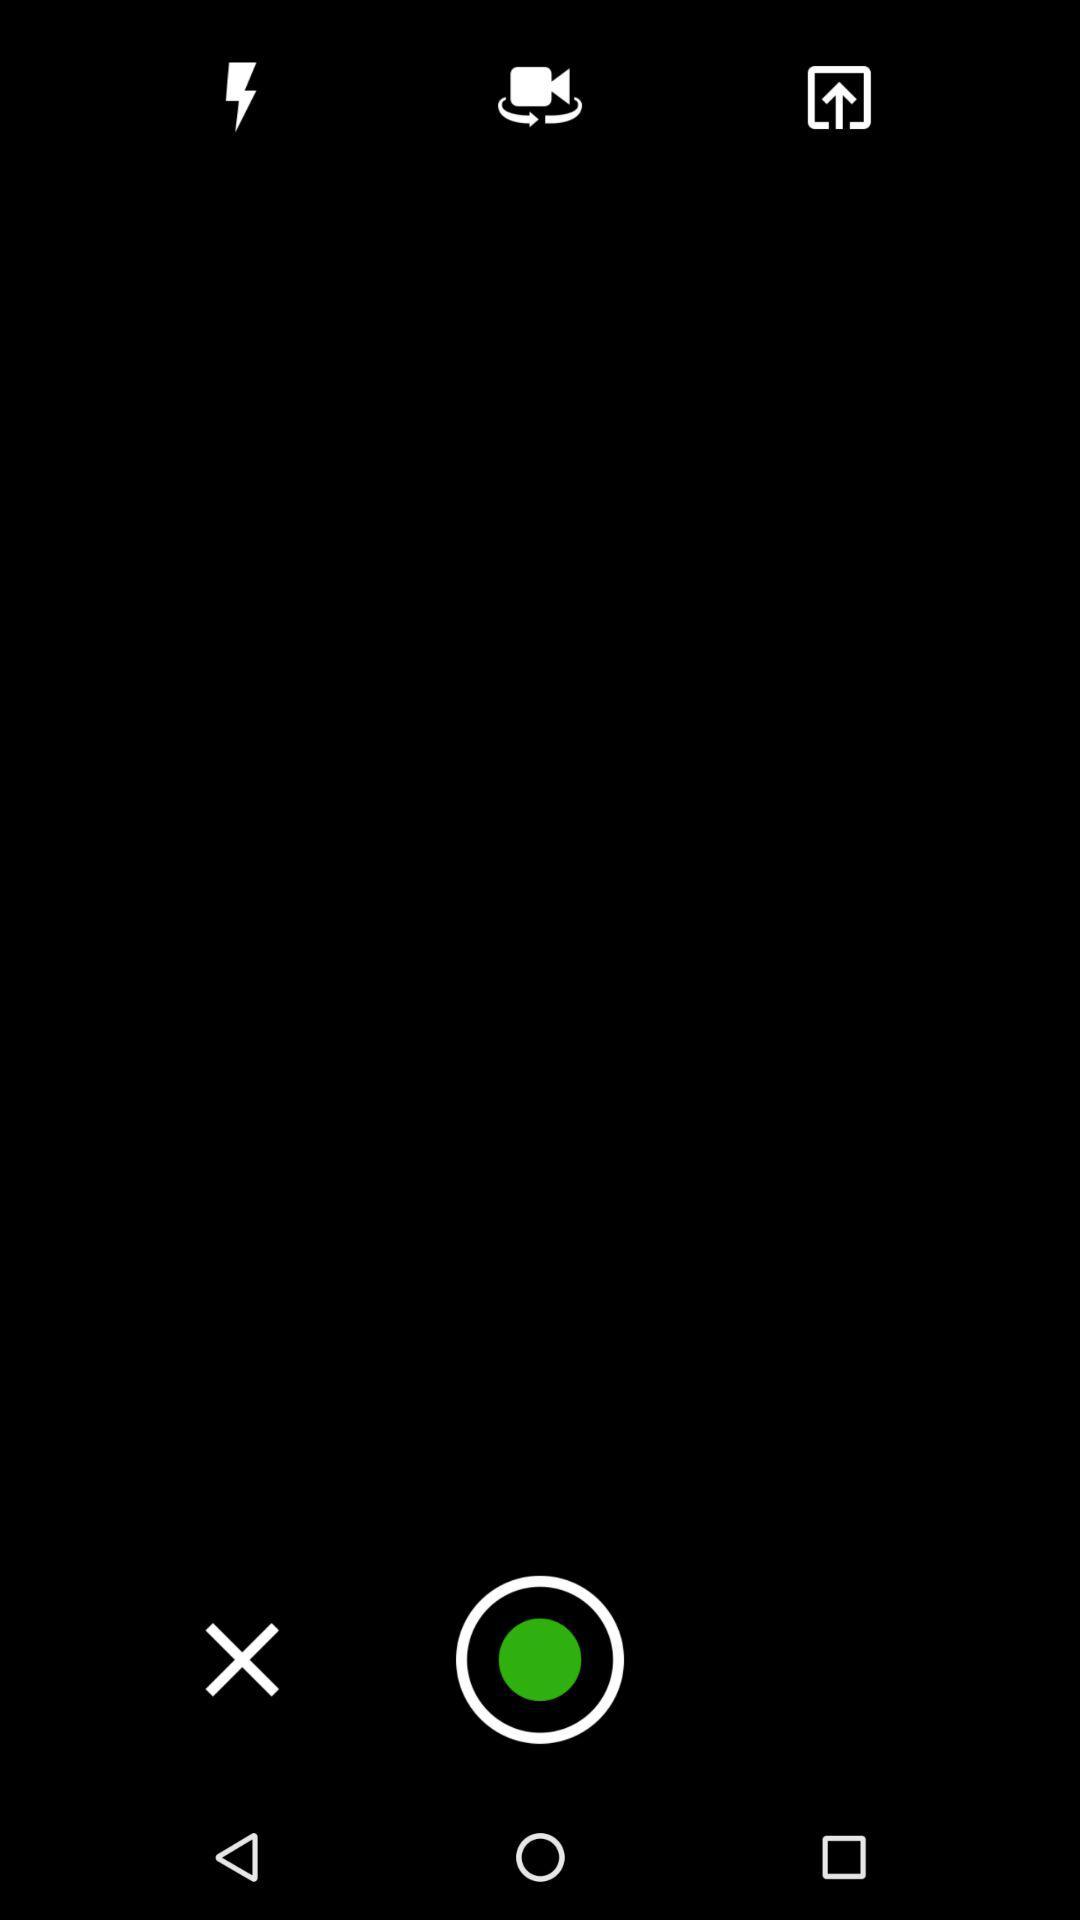  Describe the element at coordinates (241, 1659) in the screenshot. I see `item at the bottom left corner` at that location.